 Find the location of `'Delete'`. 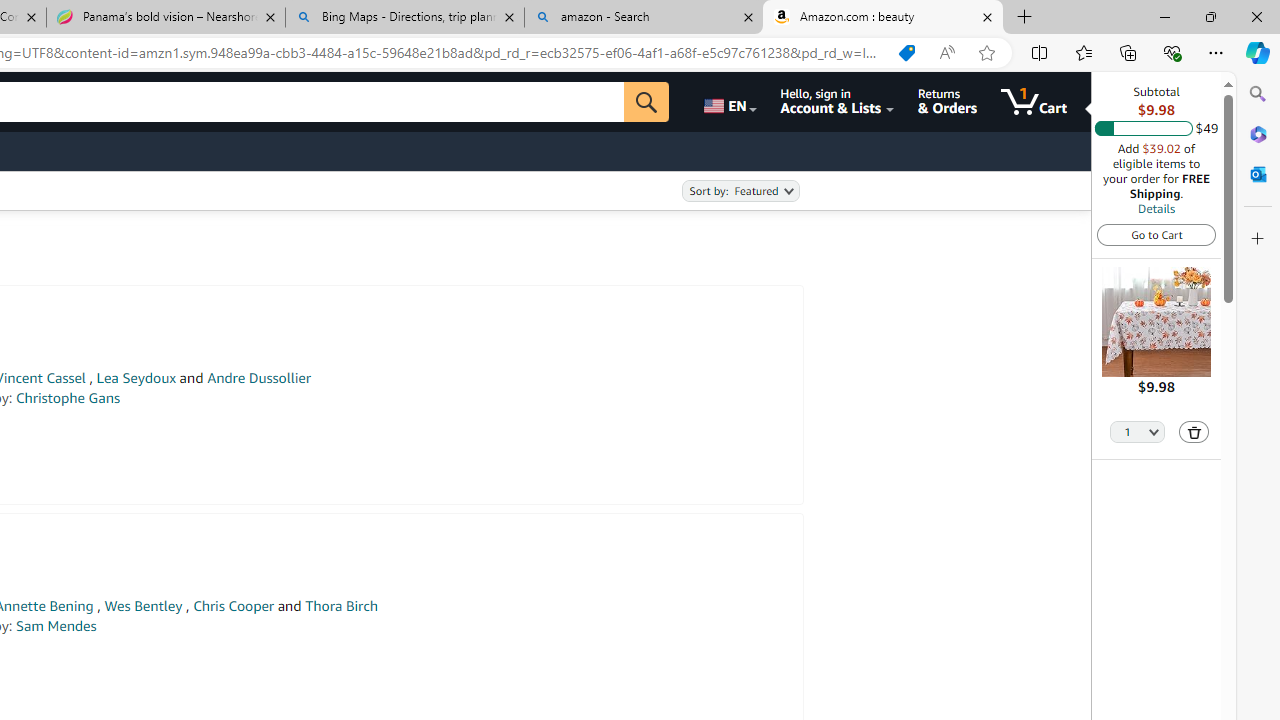

'Delete' is located at coordinates (1194, 431).